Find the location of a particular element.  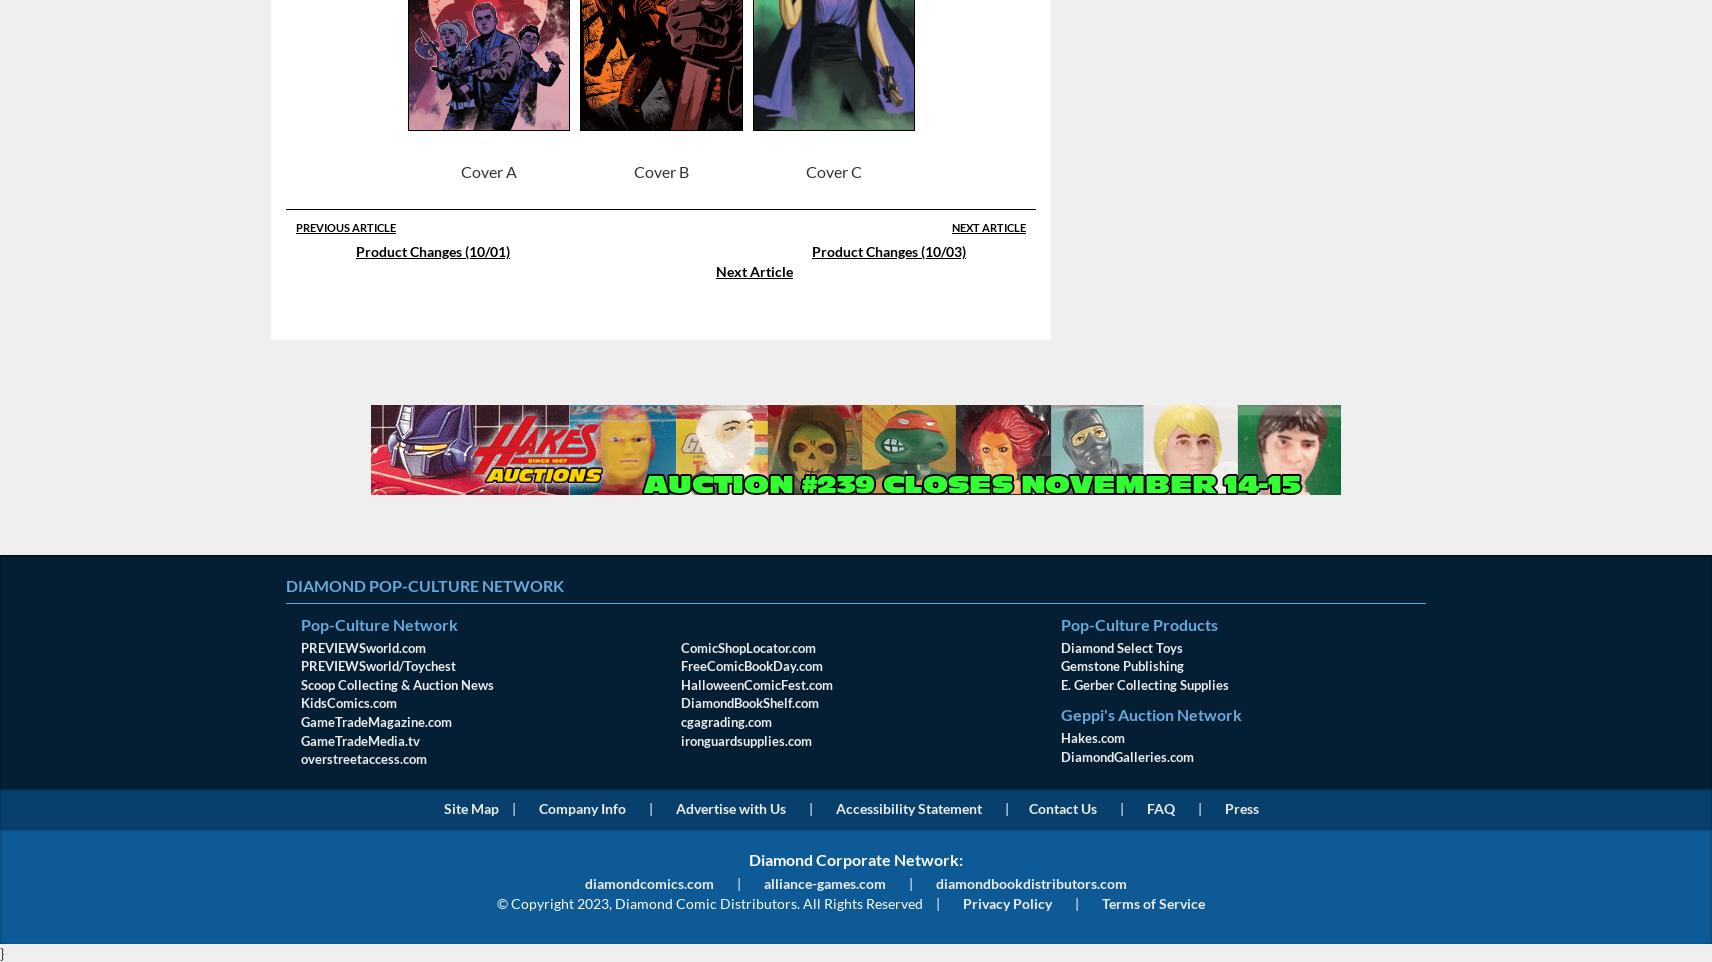

'Product Changes  (10/01)' is located at coordinates (431, 250).